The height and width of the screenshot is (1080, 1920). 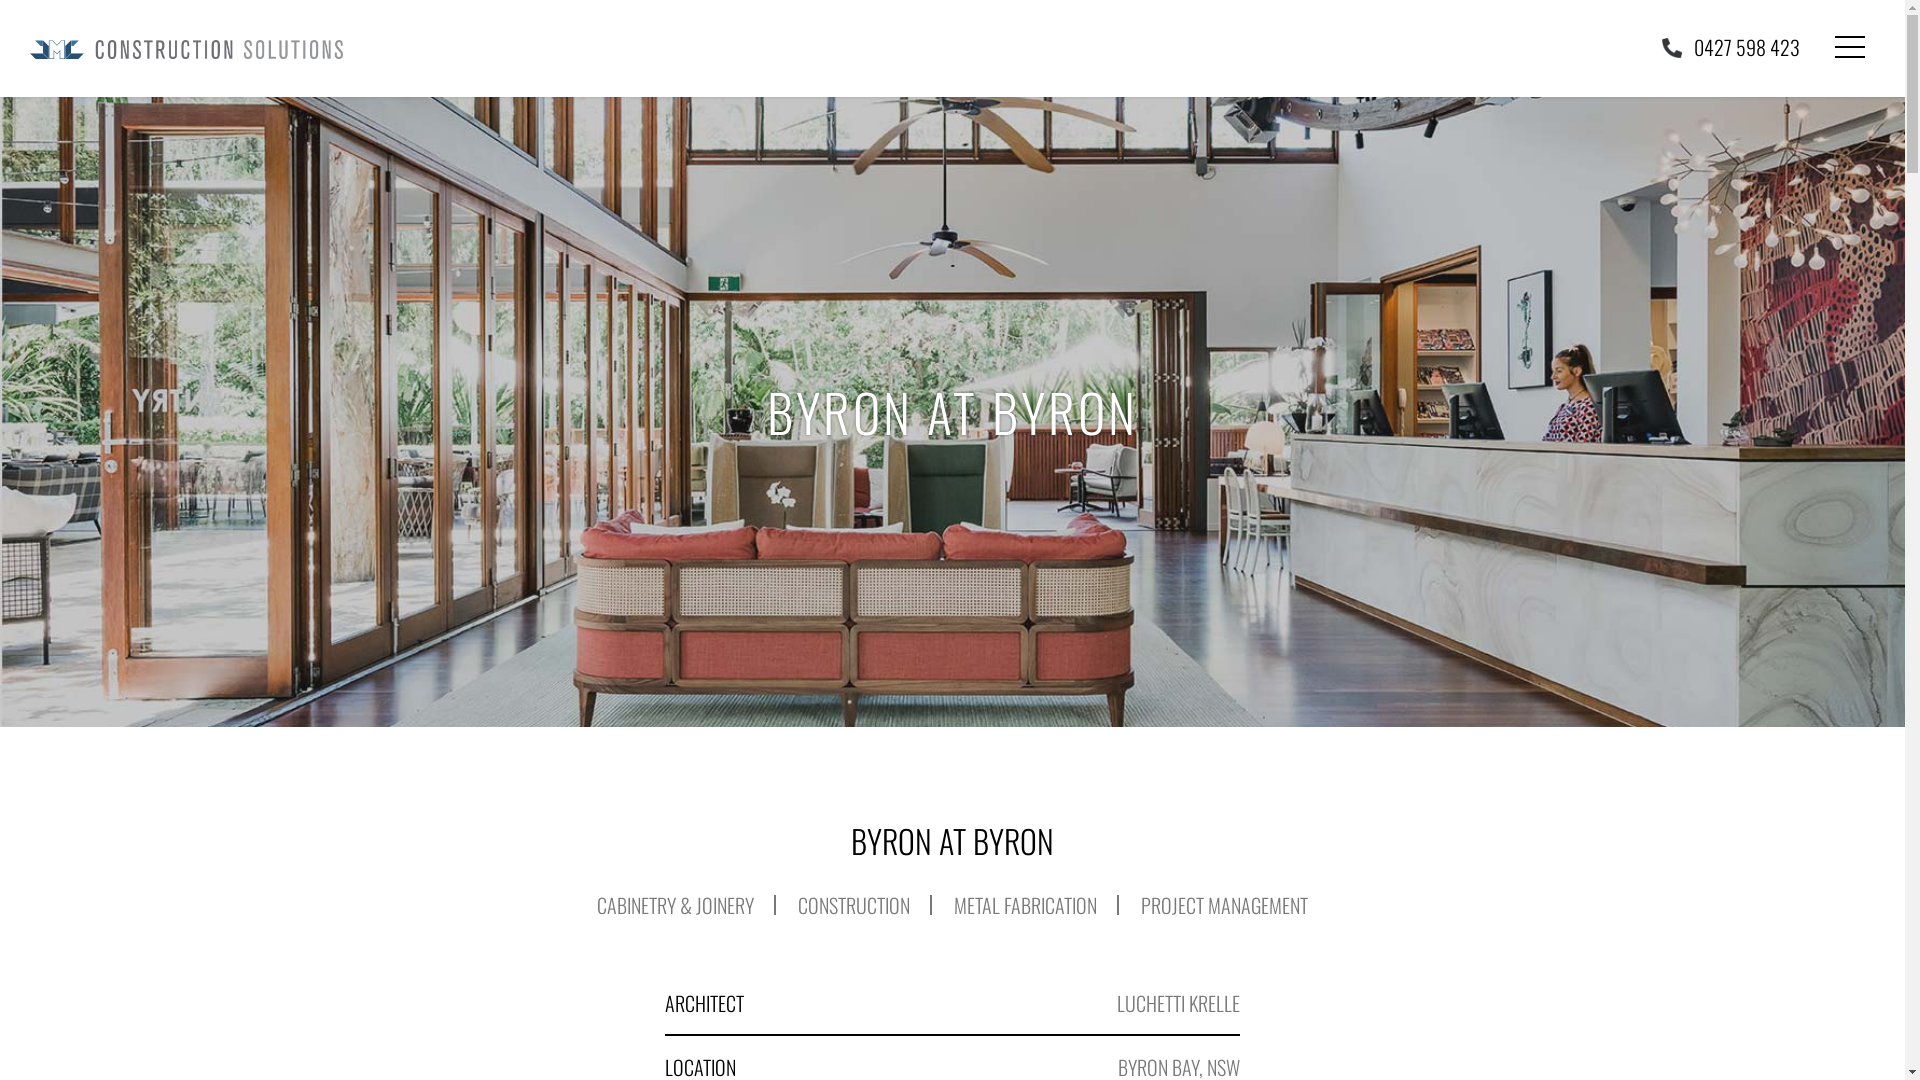 What do you see at coordinates (1730, 45) in the screenshot?
I see `'0427 598 423'` at bounding box center [1730, 45].